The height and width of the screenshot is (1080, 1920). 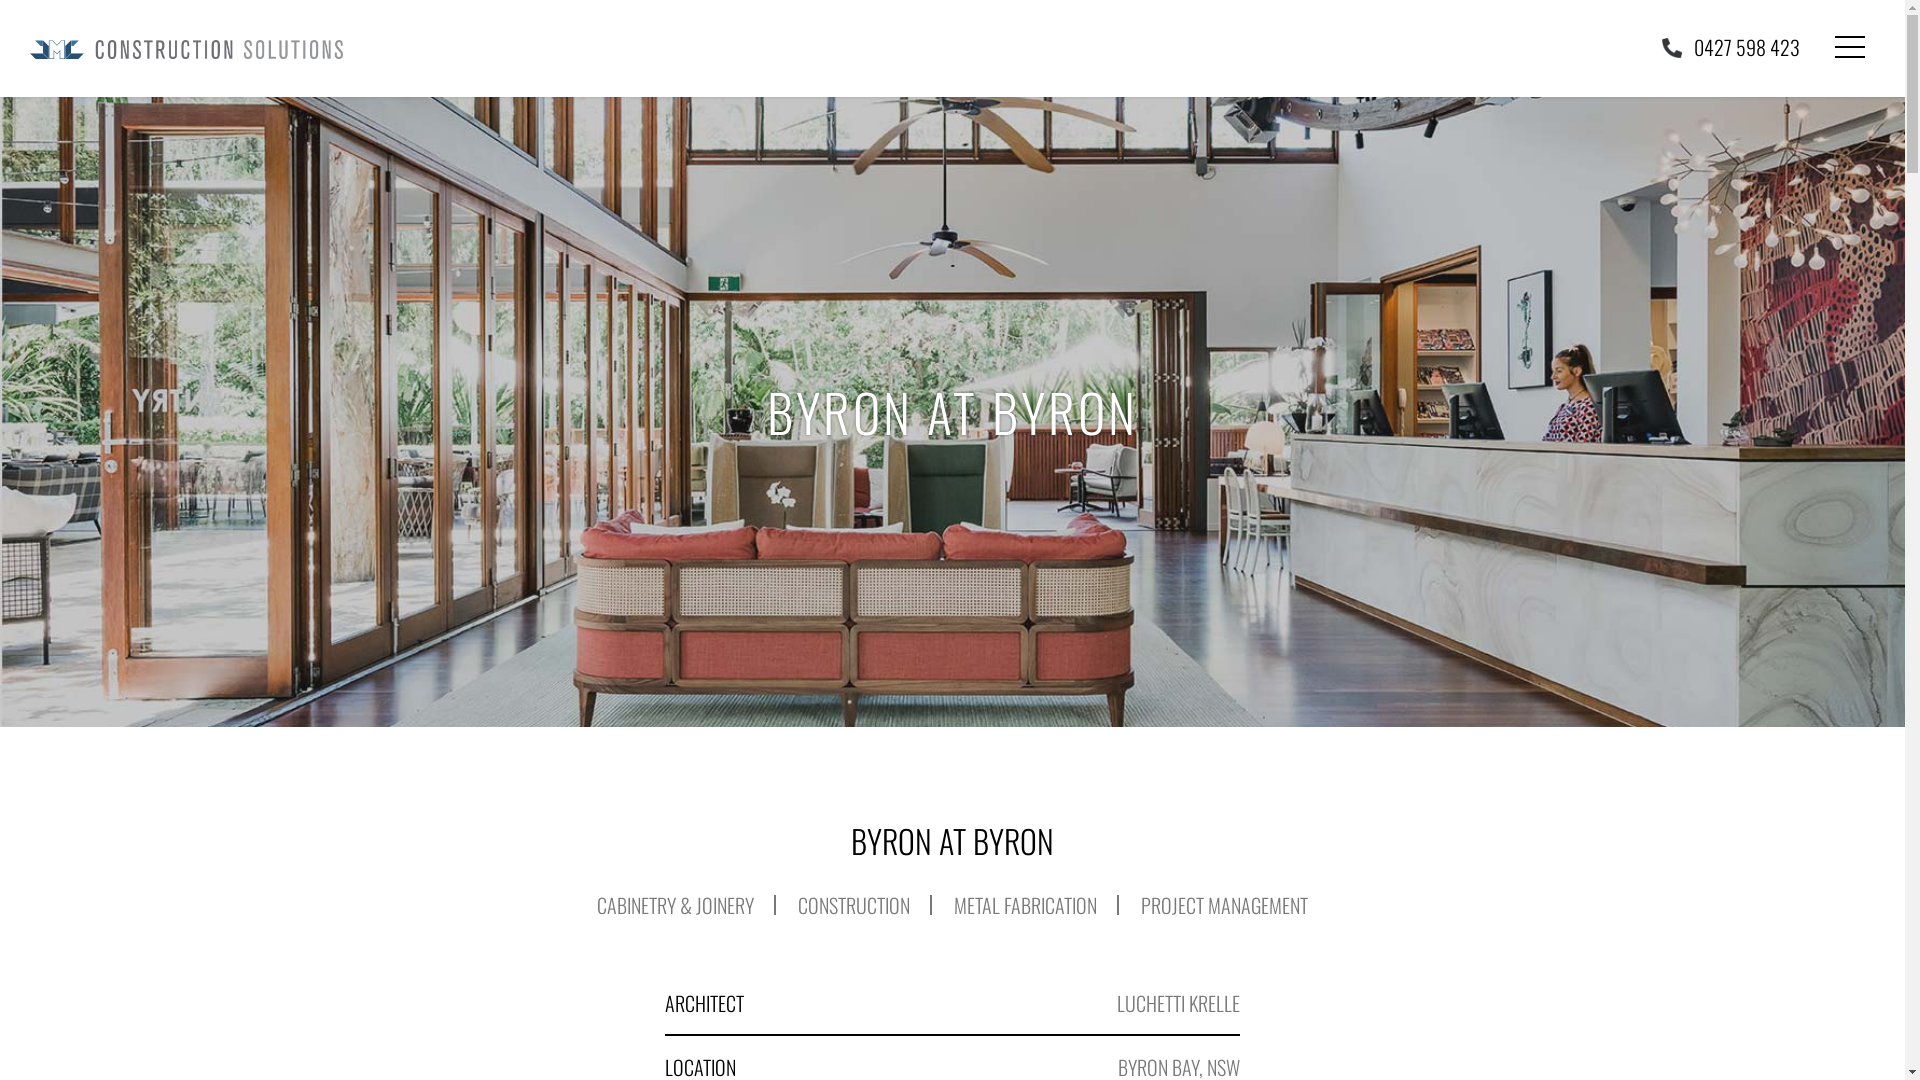 What do you see at coordinates (1730, 45) in the screenshot?
I see `'0427 598 423'` at bounding box center [1730, 45].